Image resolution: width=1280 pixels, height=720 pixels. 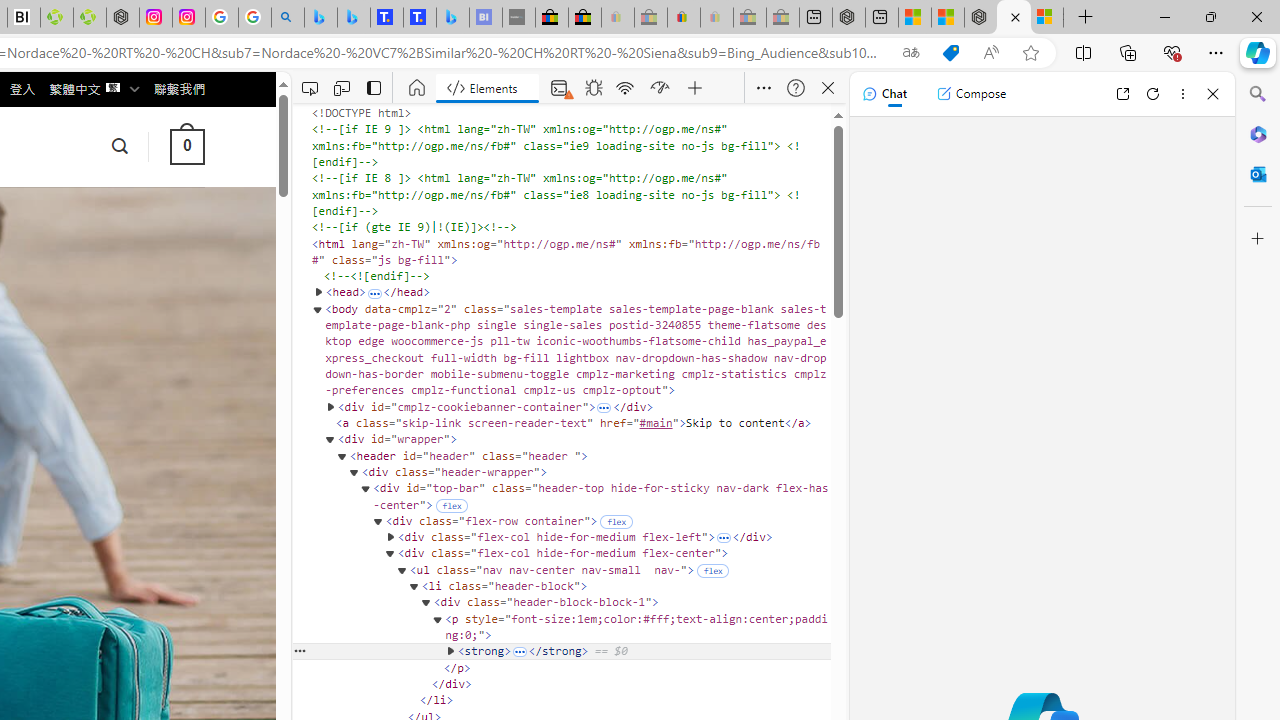 What do you see at coordinates (487, 87) in the screenshot?
I see `'Elements'` at bounding box center [487, 87].